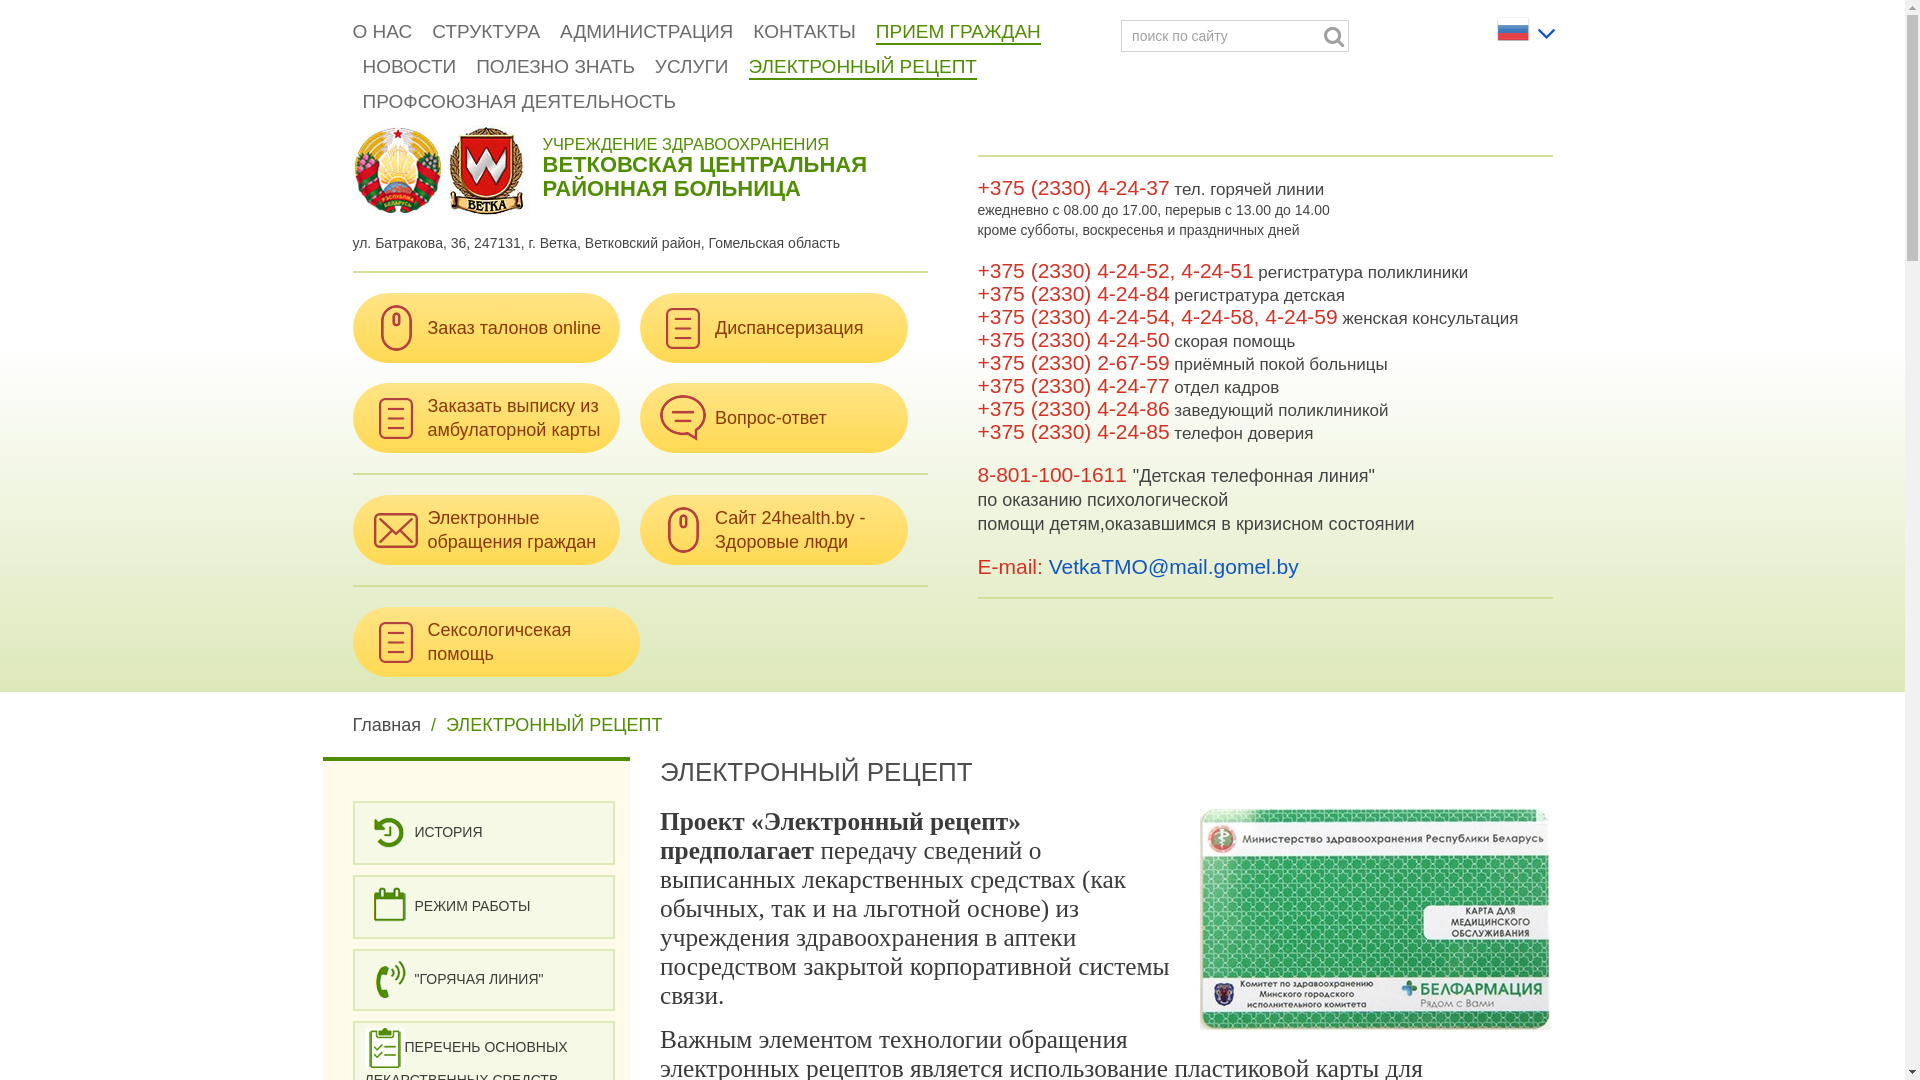 The width and height of the screenshot is (1920, 1080). I want to click on 'Russian', so click(1515, 27).